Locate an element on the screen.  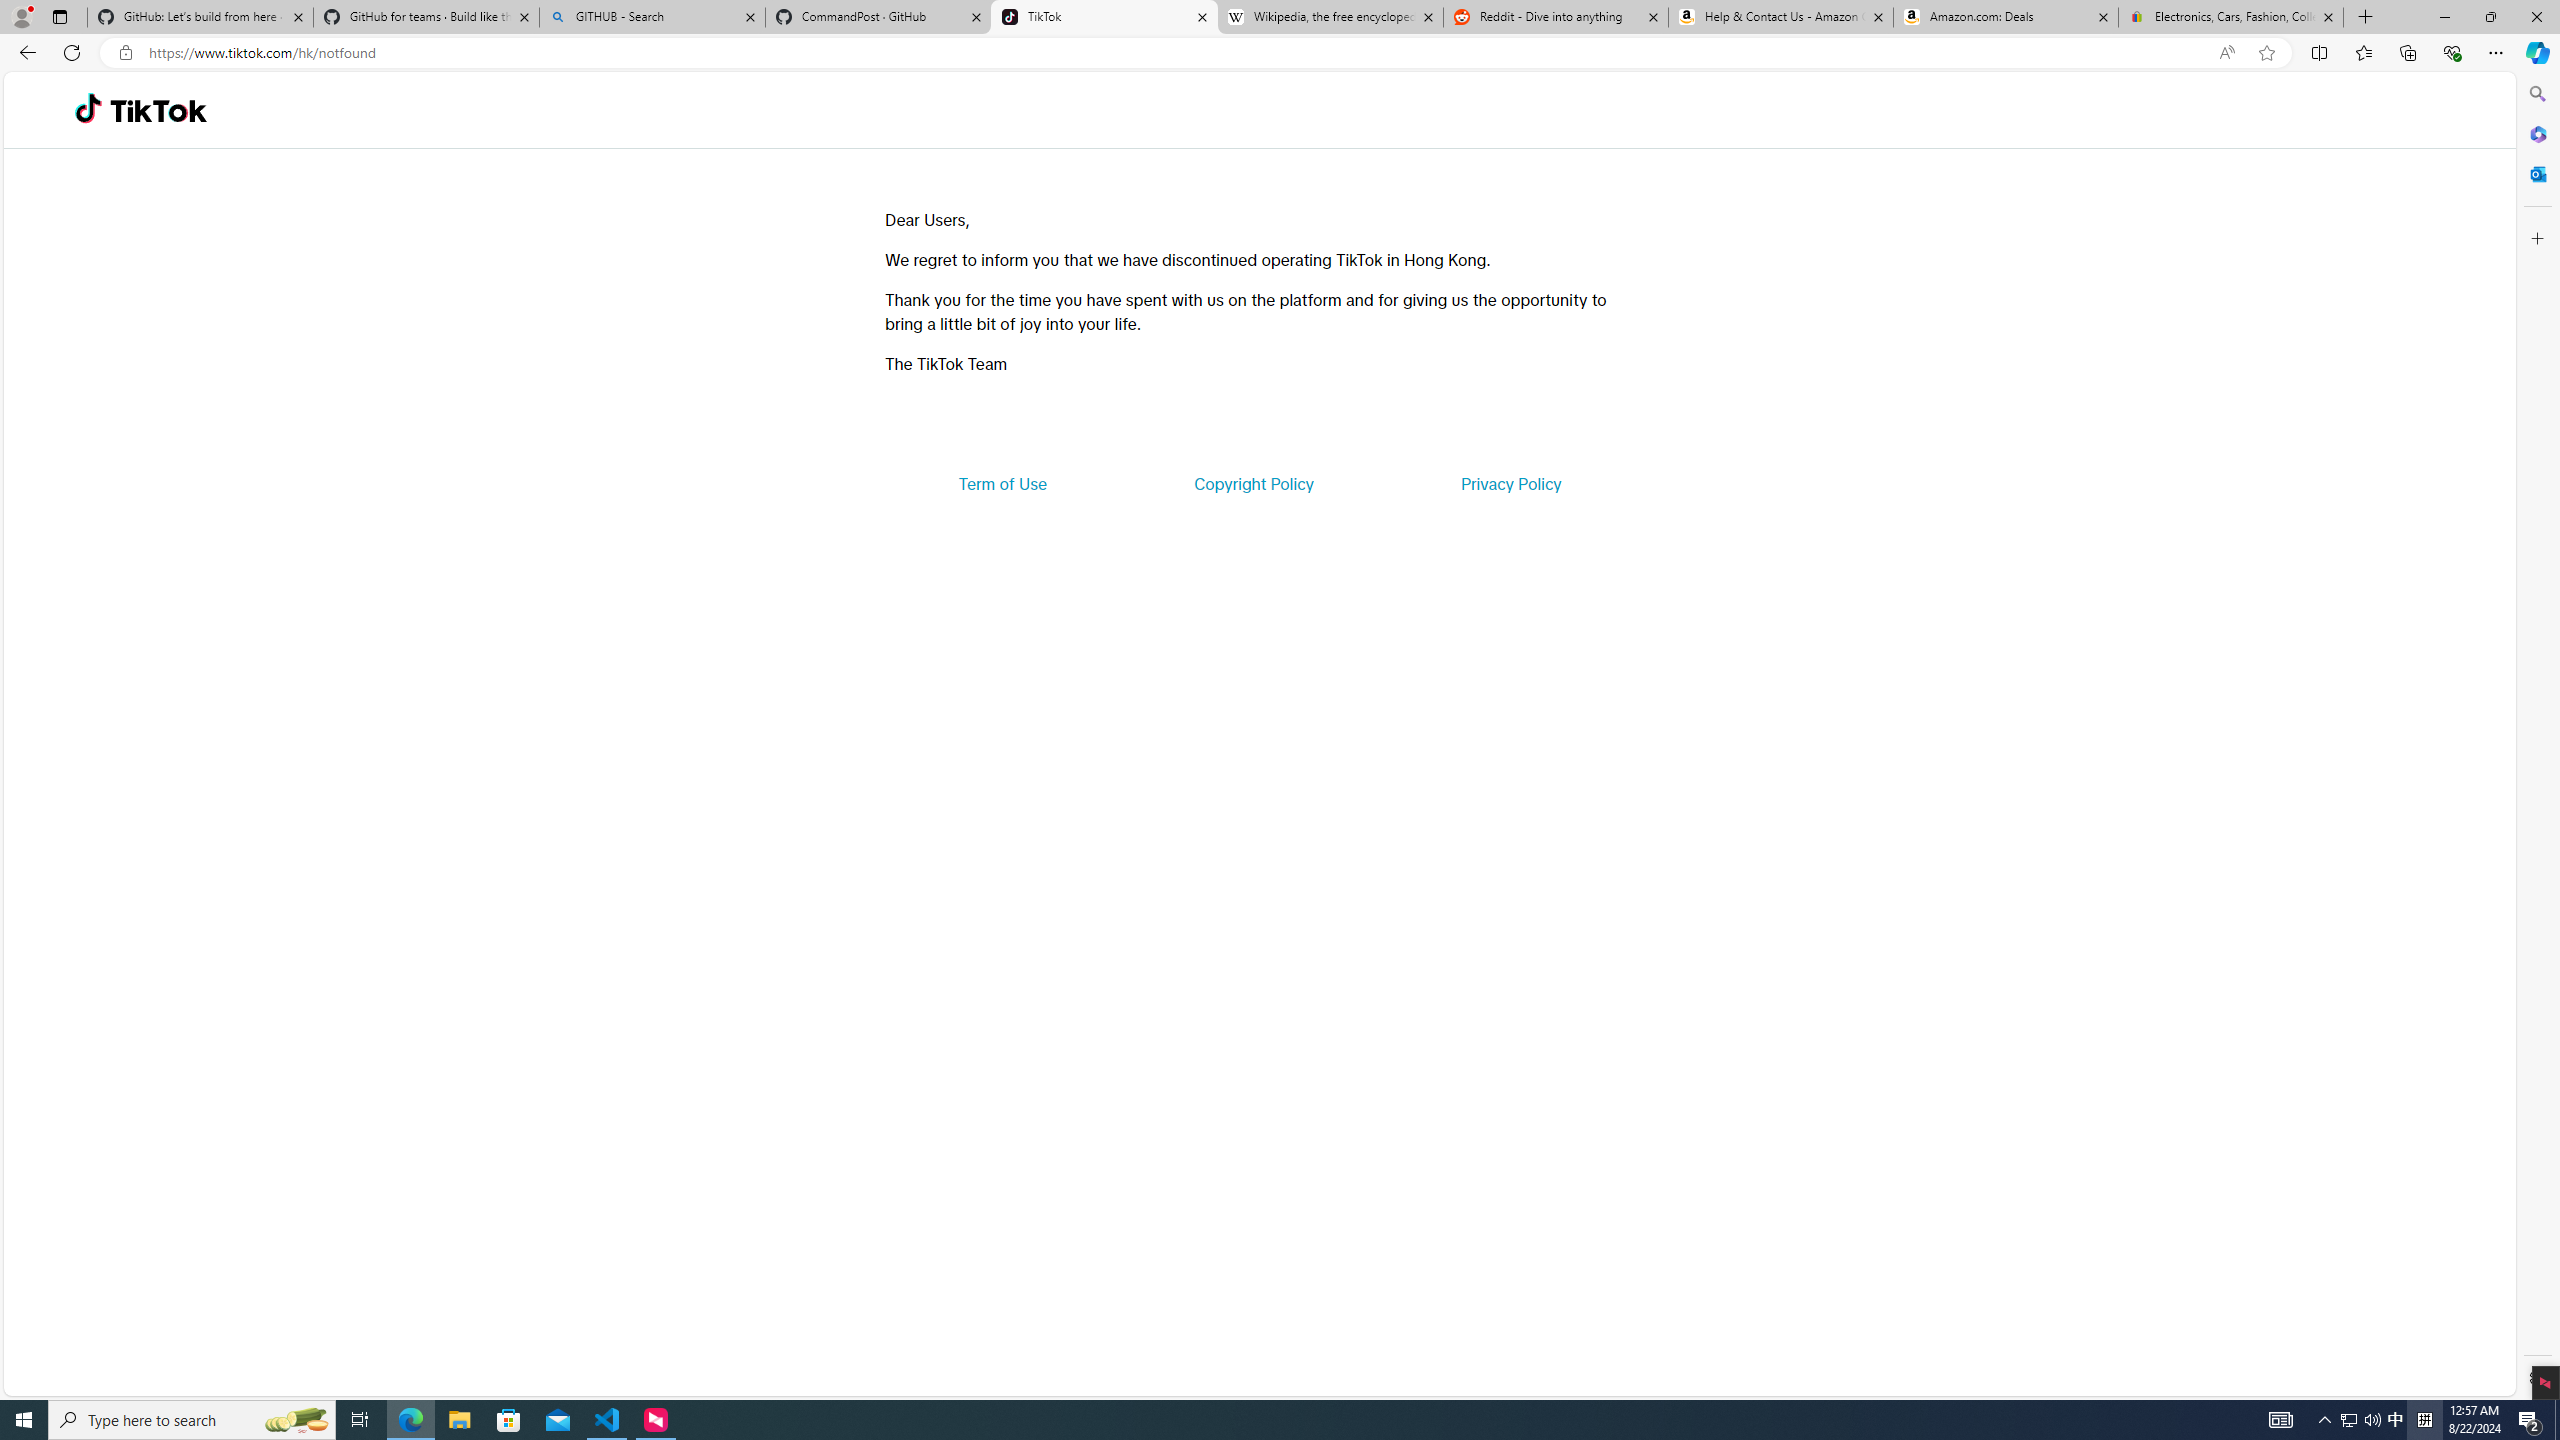
'Copyright Policy' is located at coordinates (1252, 482).